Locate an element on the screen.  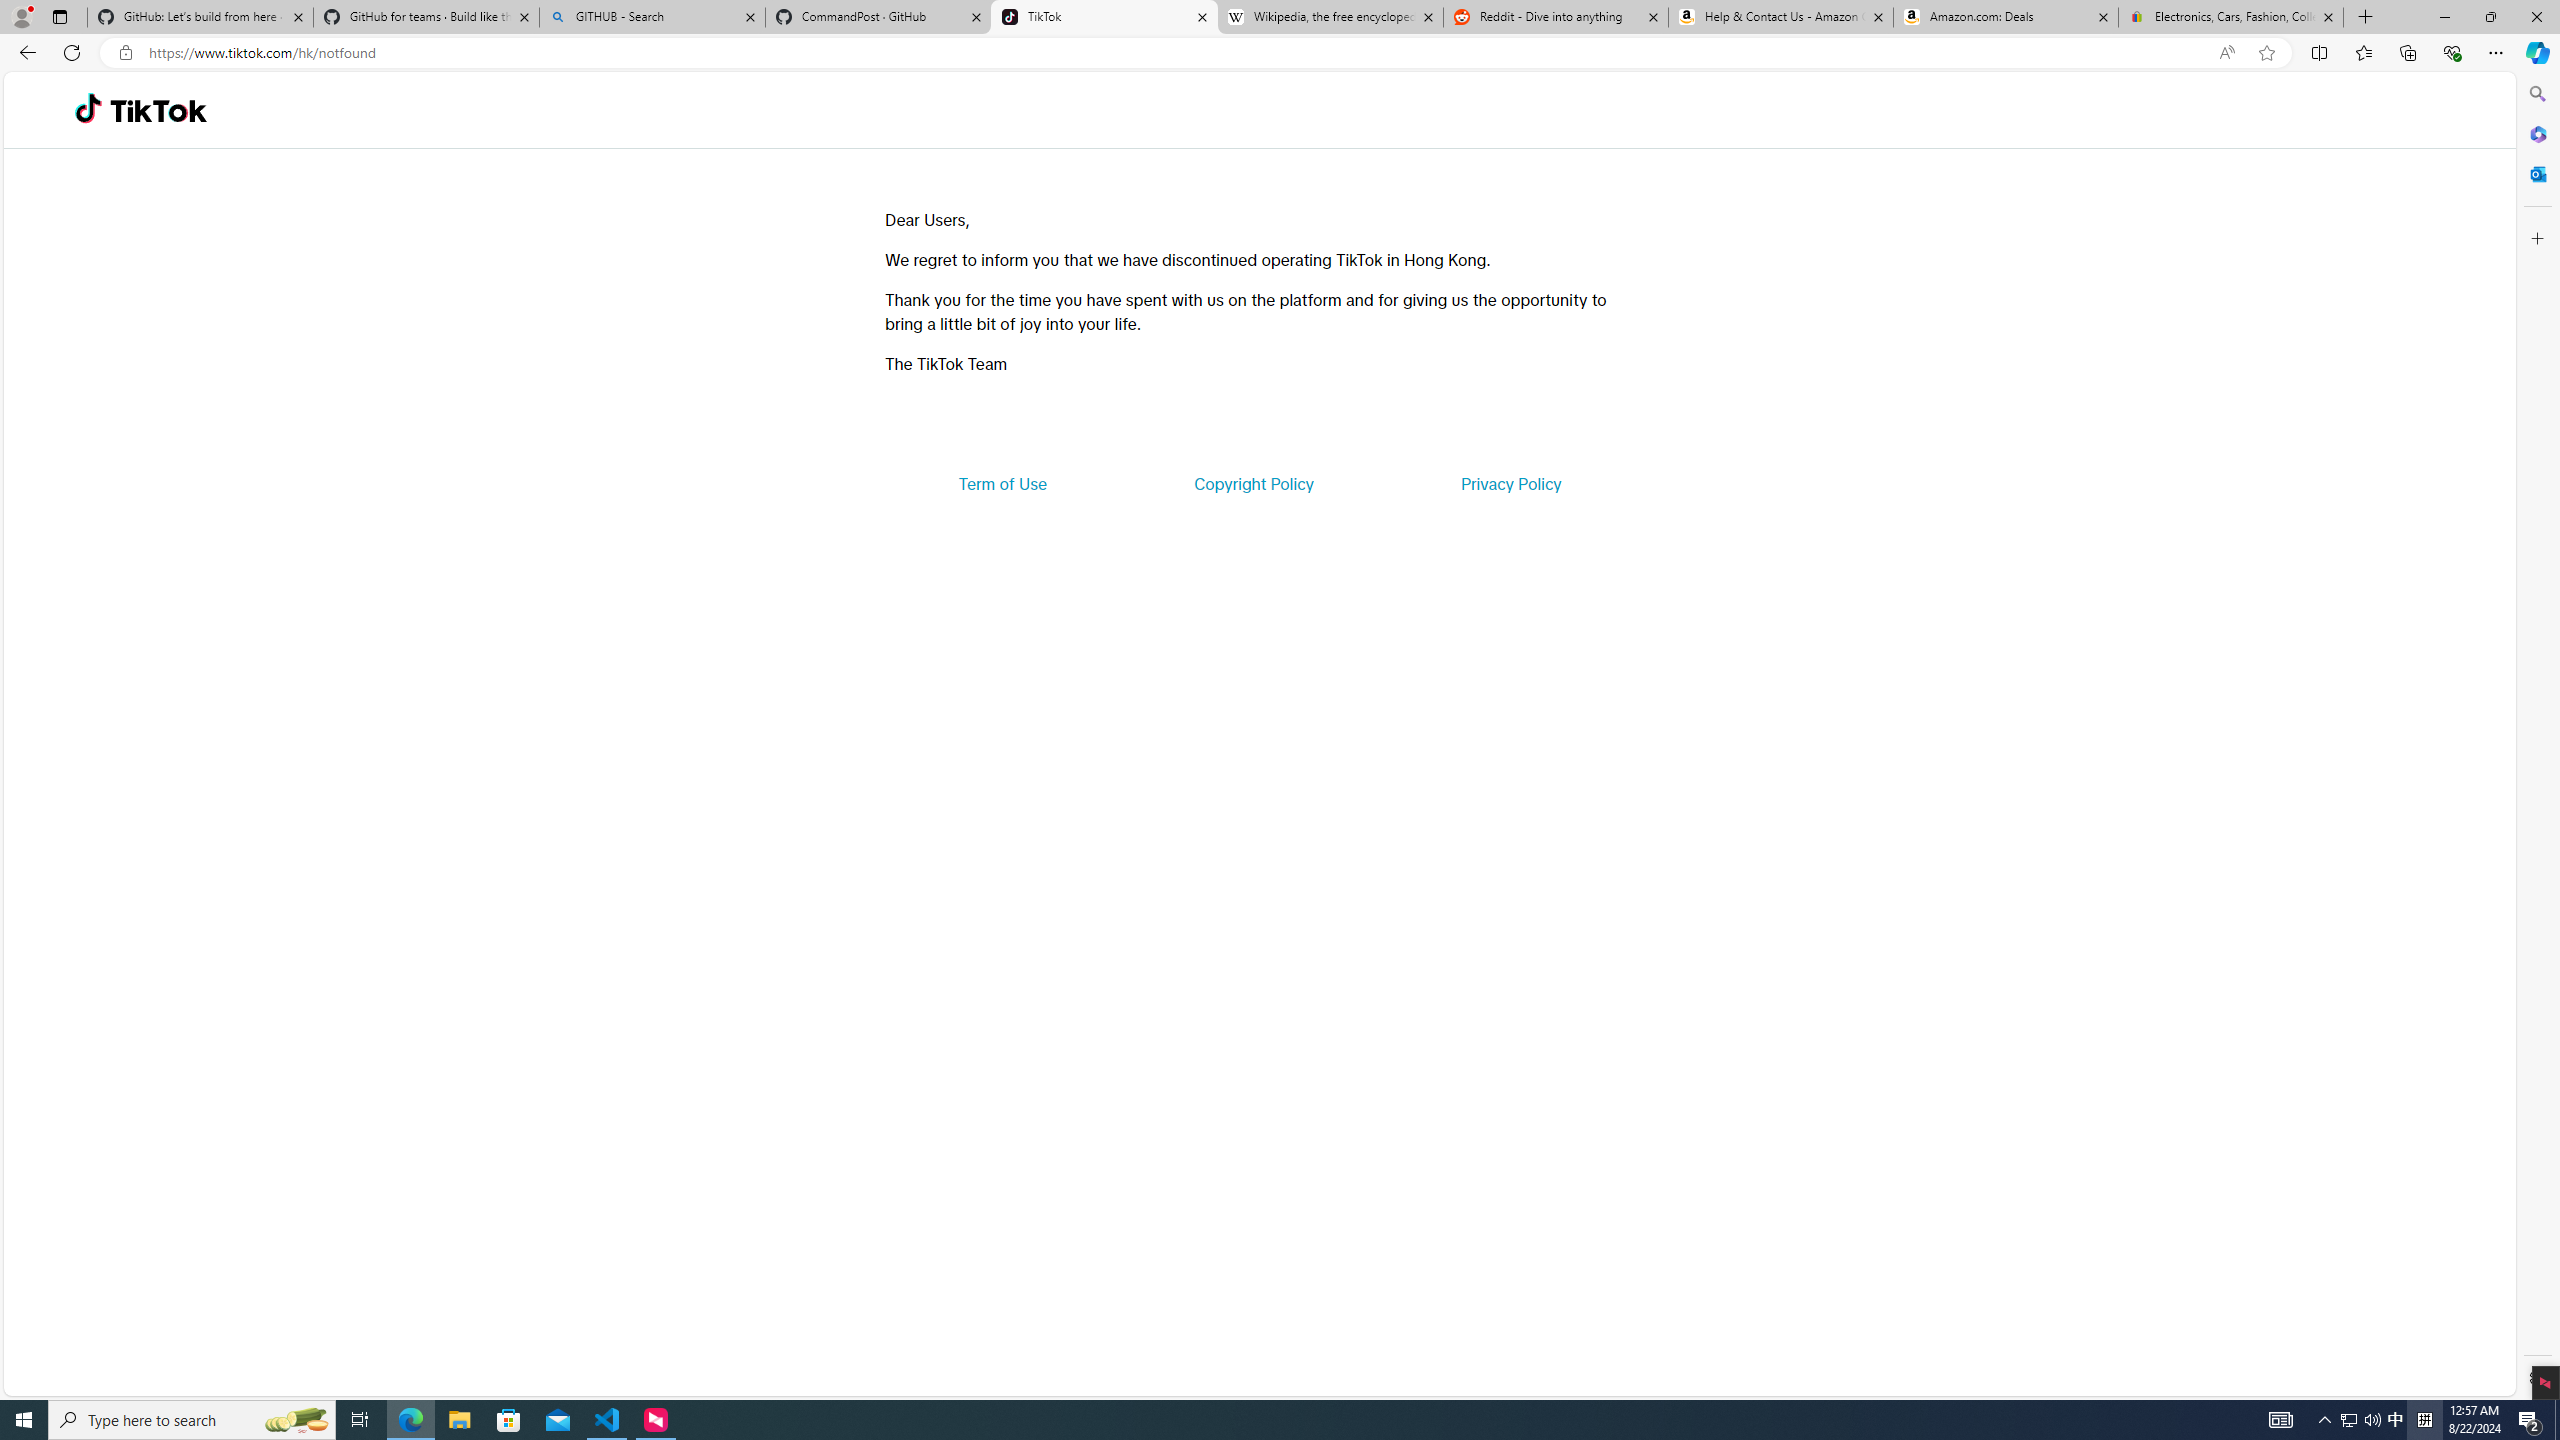
'Copyright Policy' is located at coordinates (1252, 482).